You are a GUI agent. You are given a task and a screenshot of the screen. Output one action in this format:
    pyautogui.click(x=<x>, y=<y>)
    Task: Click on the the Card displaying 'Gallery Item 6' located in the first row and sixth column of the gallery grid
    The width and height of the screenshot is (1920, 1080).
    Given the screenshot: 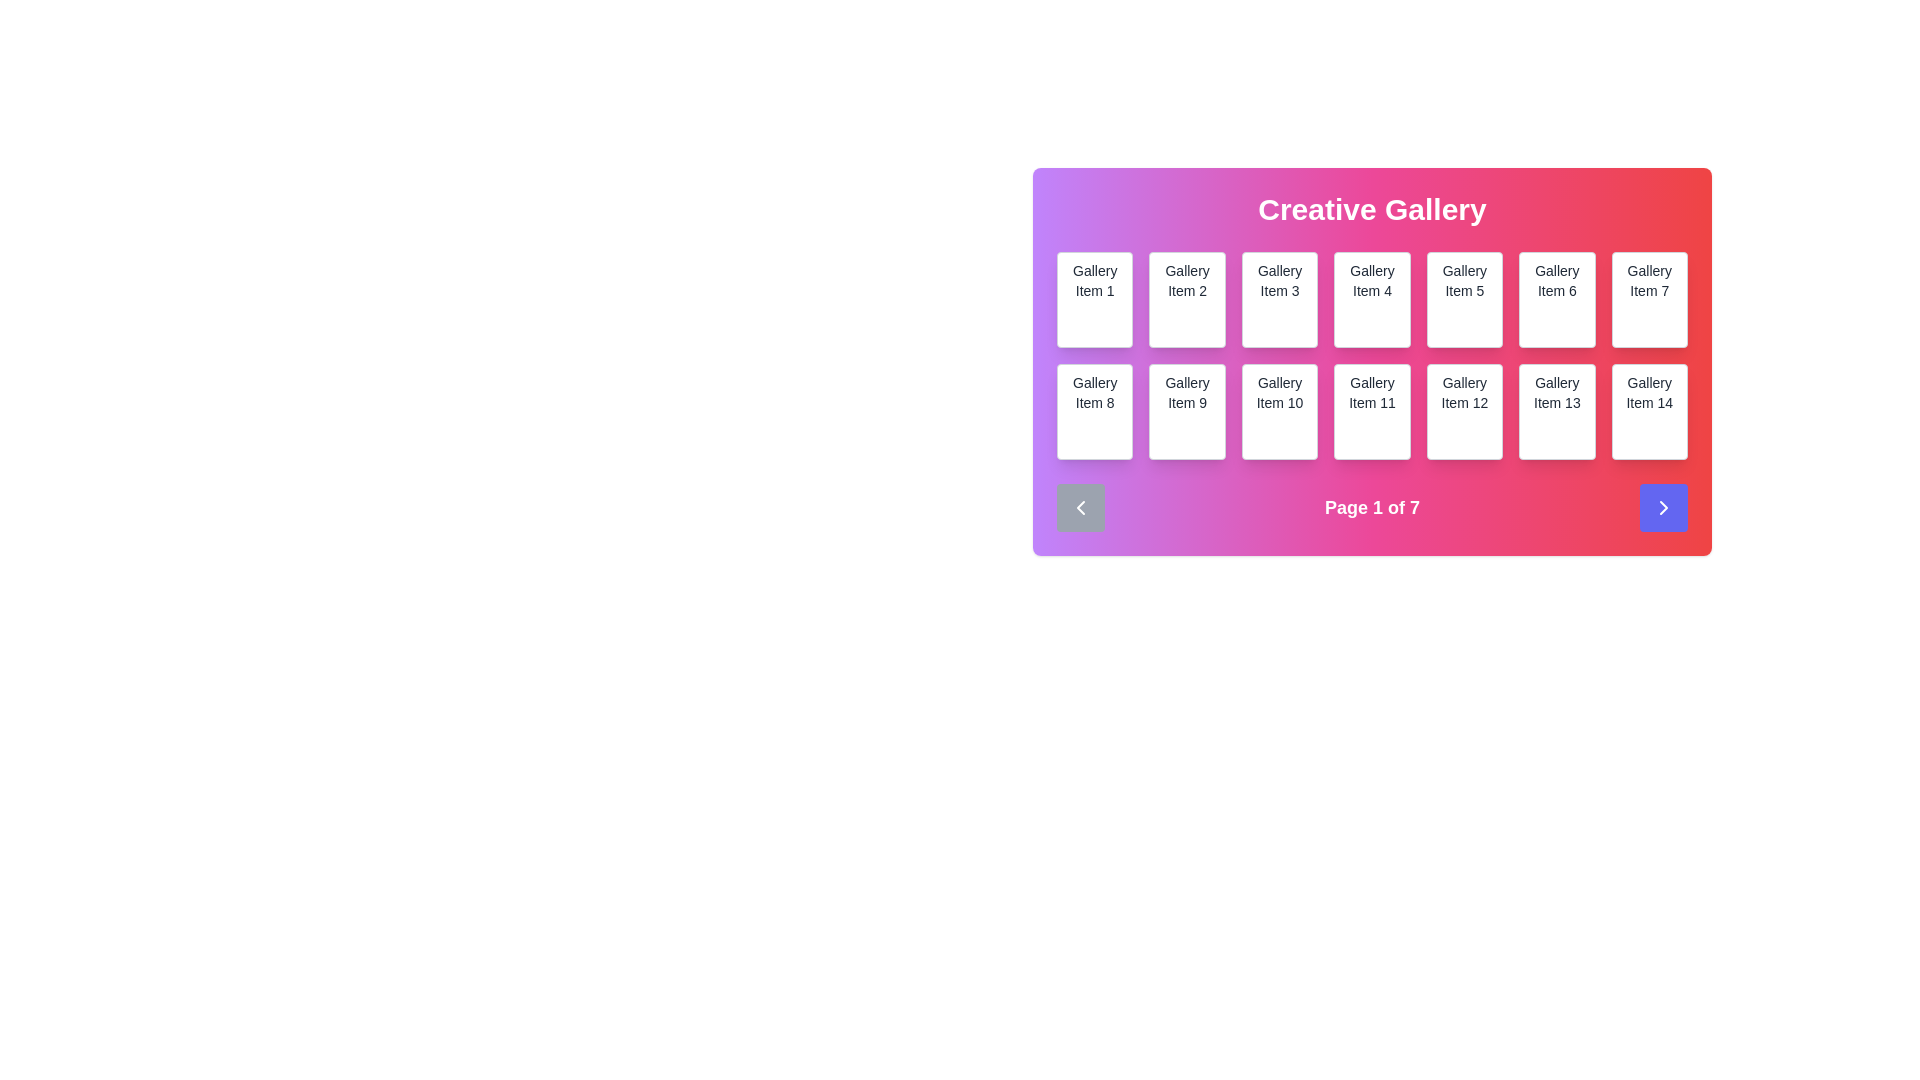 What is the action you would take?
    pyautogui.click(x=1556, y=300)
    